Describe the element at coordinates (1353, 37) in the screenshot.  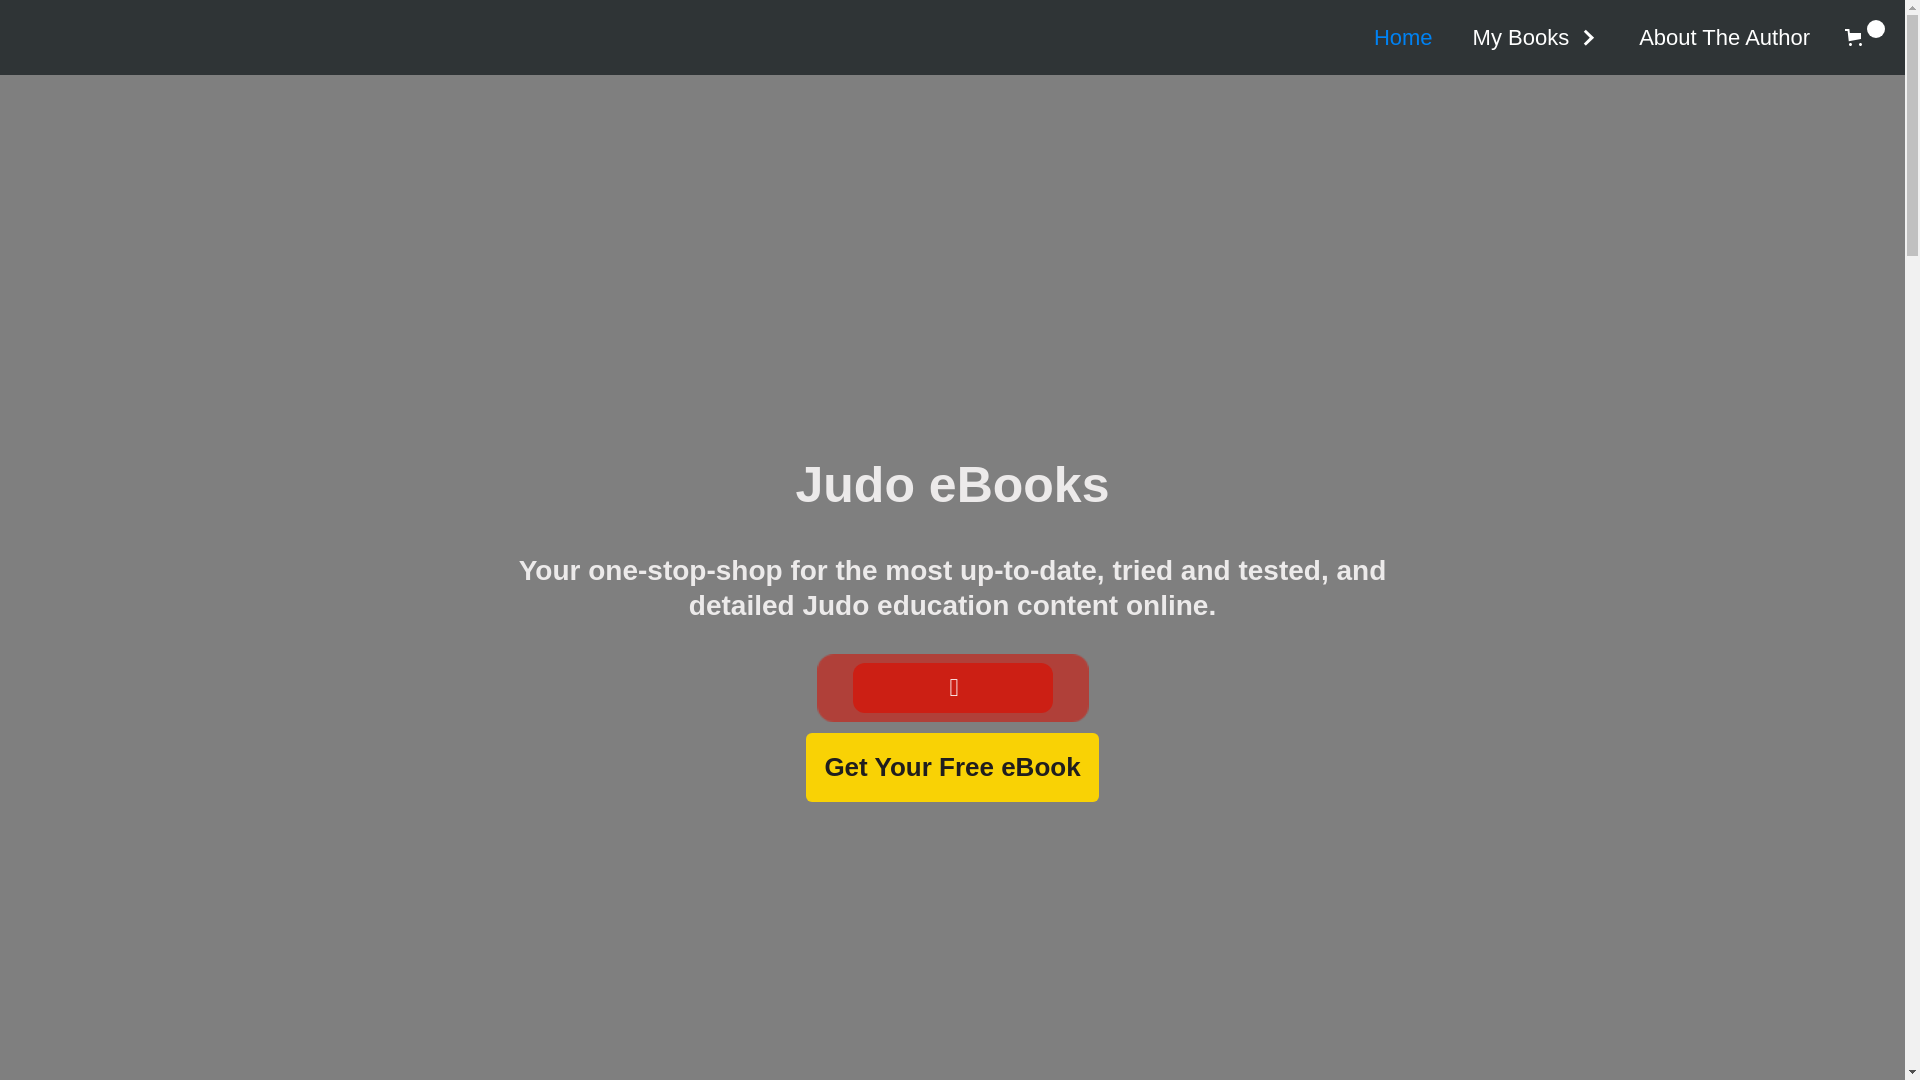
I see `'Home'` at that location.